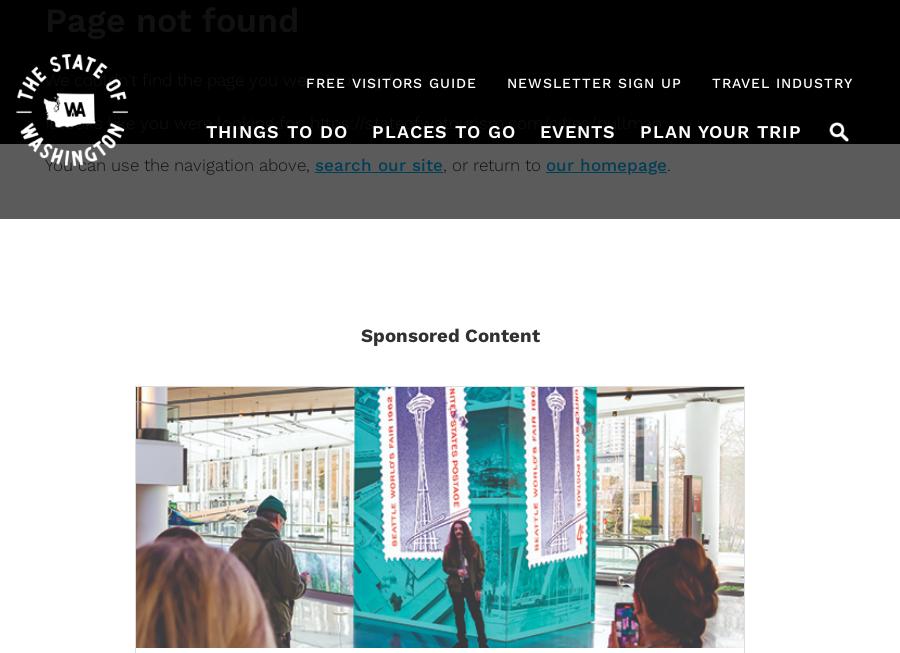 This screenshot has height=653, width=900. Describe the element at coordinates (666, 164) in the screenshot. I see `'.'` at that location.